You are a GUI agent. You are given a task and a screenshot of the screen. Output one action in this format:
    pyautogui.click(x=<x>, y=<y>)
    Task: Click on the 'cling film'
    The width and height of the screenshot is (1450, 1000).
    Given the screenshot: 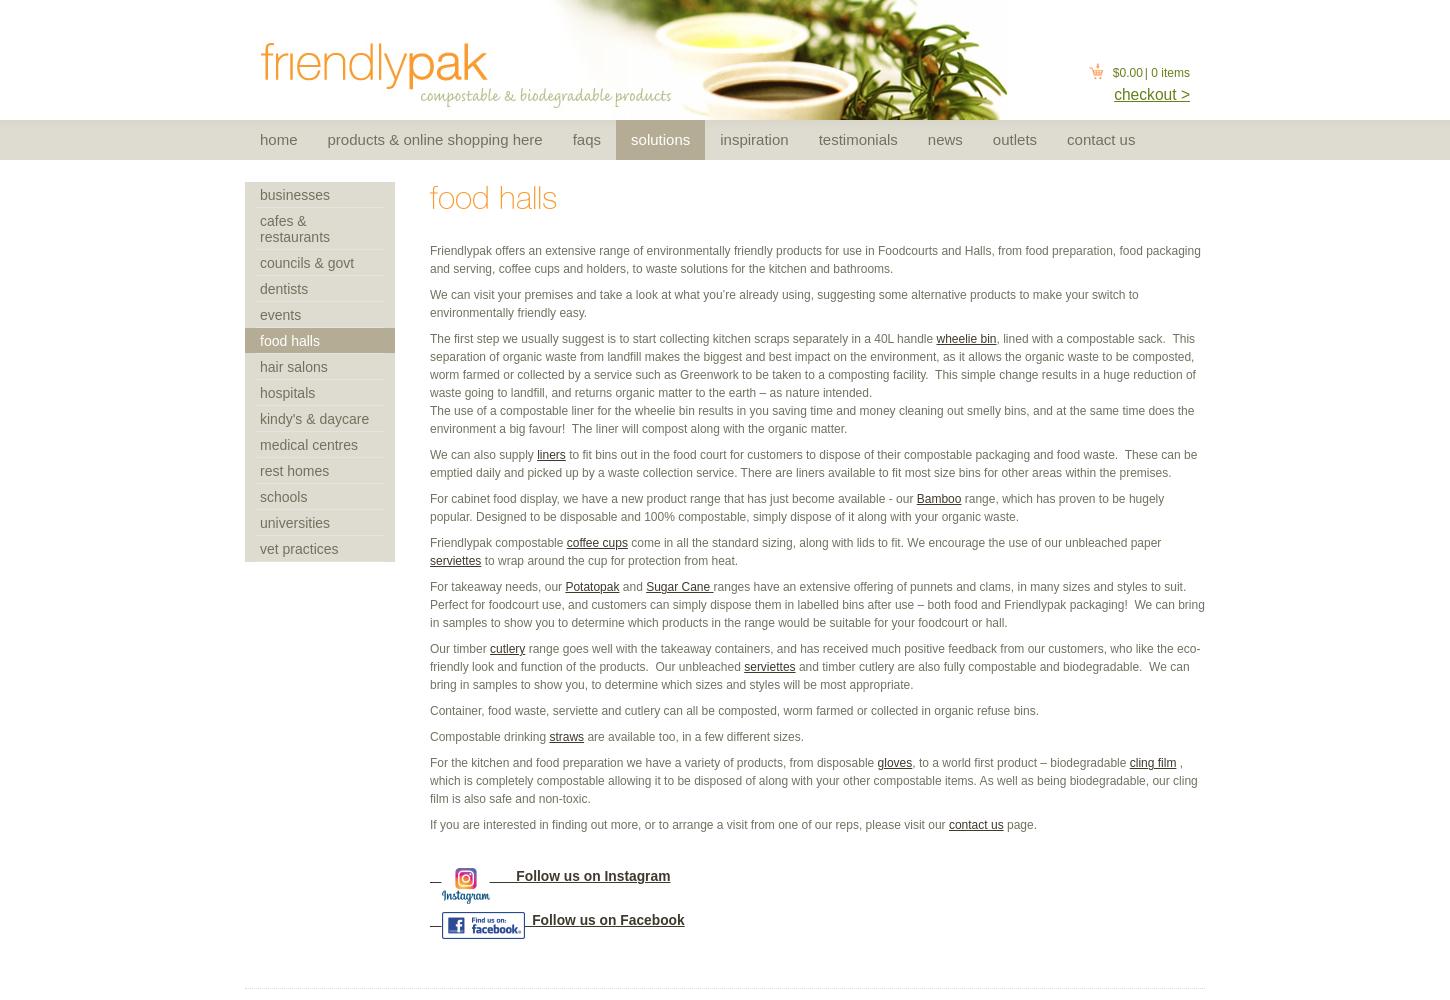 What is the action you would take?
    pyautogui.click(x=1151, y=763)
    